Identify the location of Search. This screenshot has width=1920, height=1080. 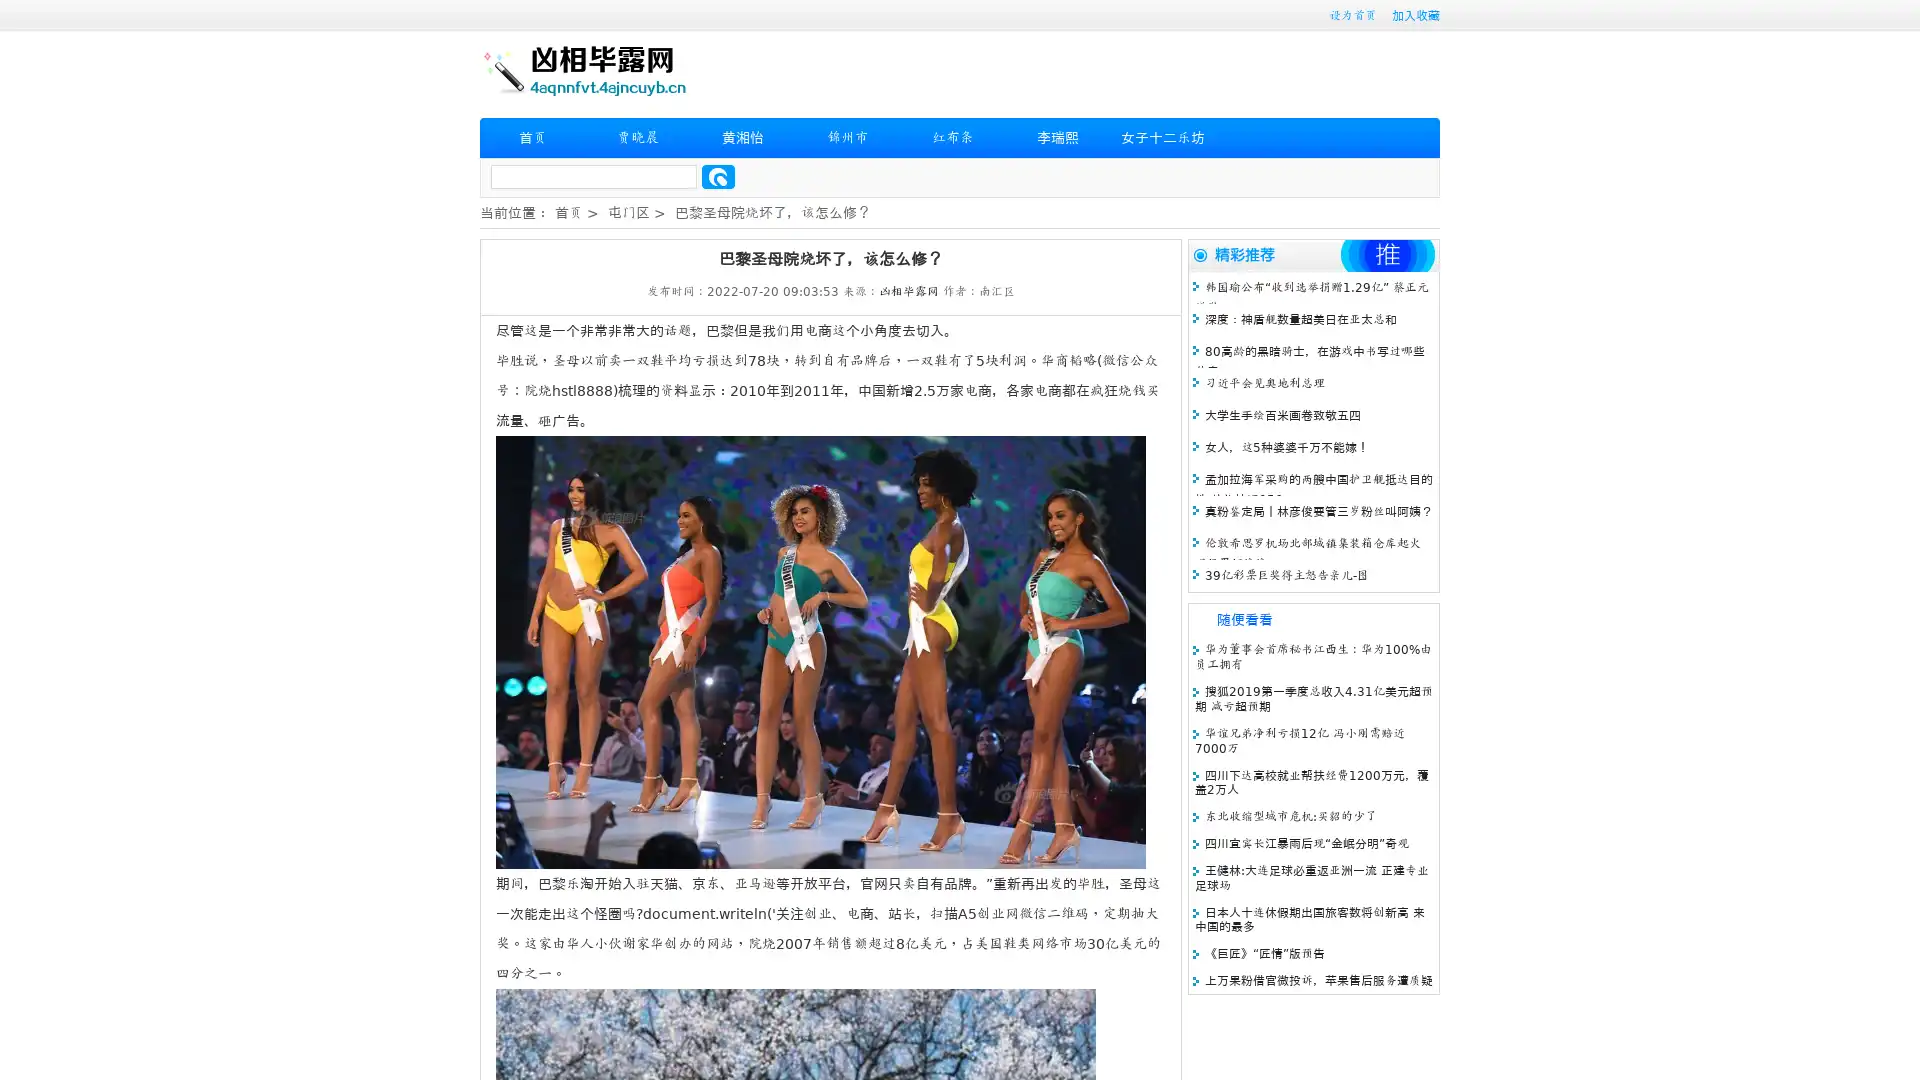
(718, 176).